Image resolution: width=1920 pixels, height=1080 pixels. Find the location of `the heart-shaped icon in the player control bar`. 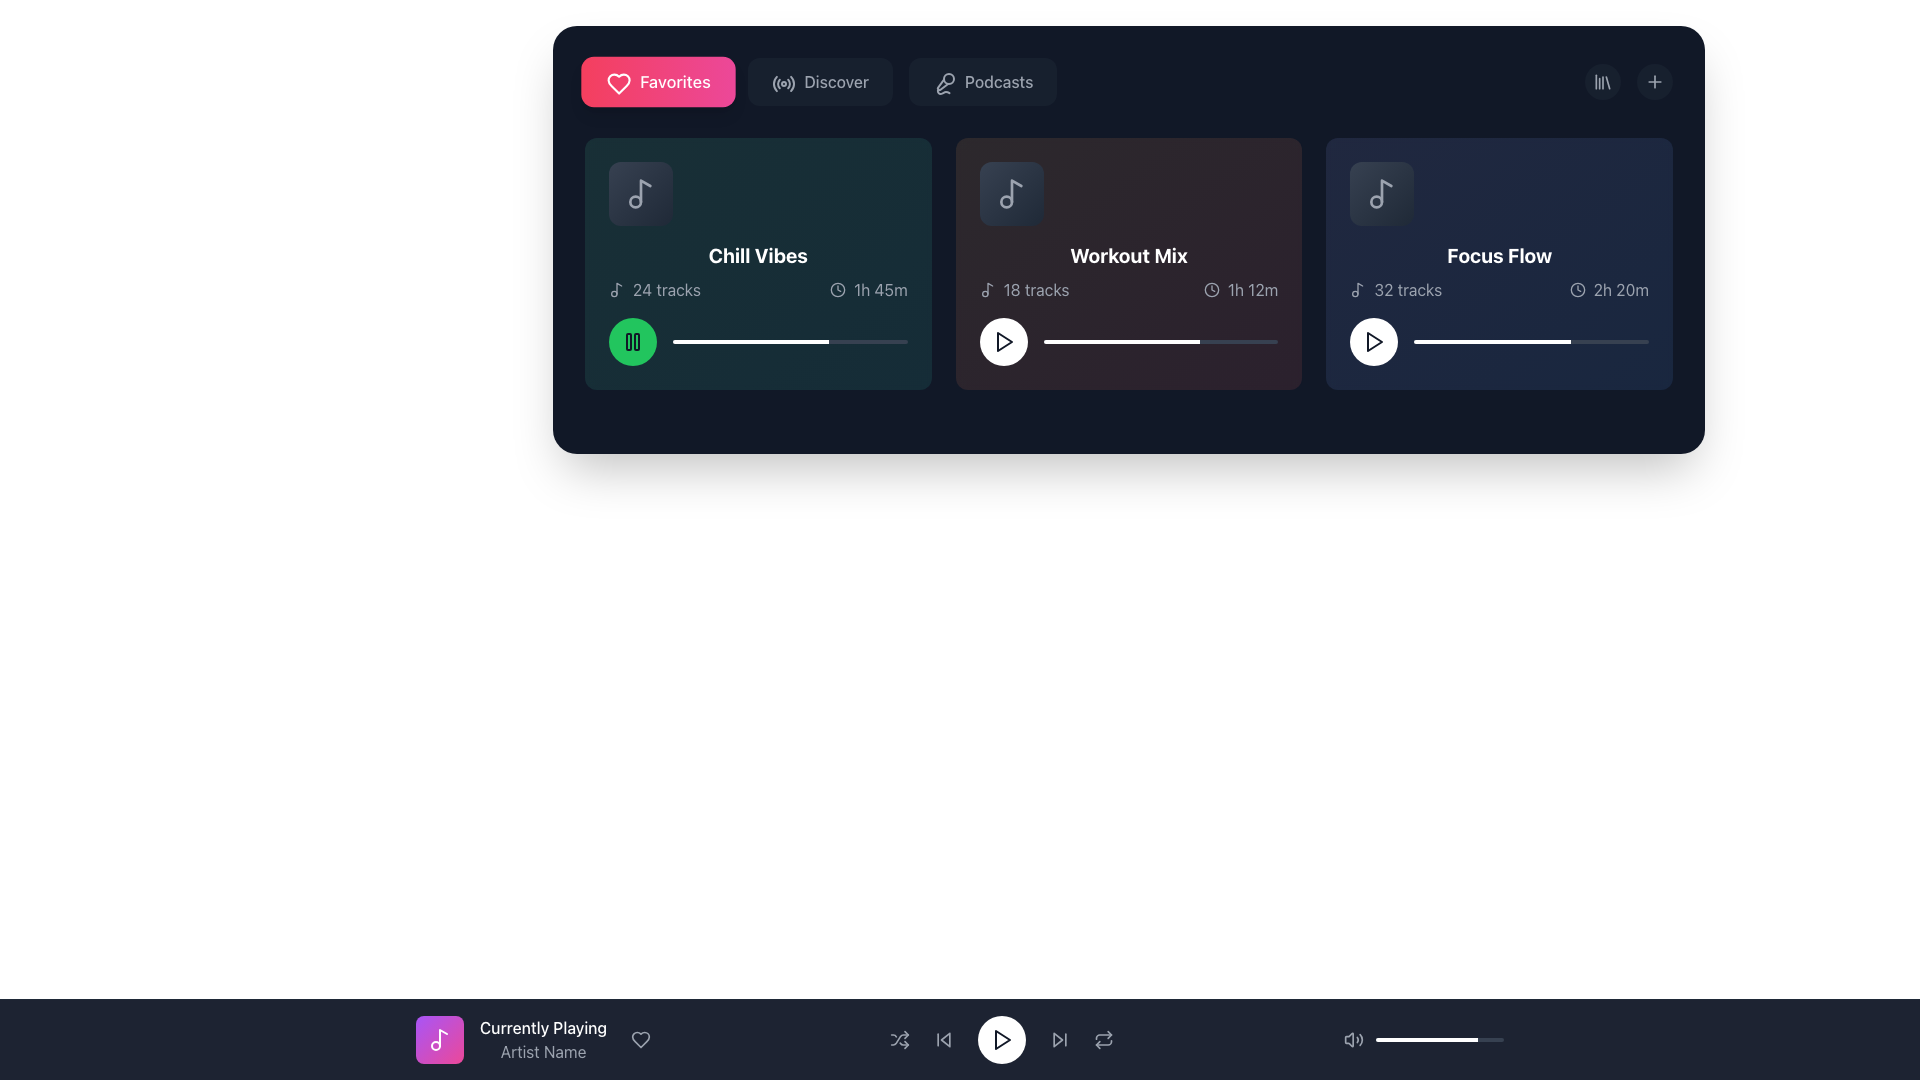

the heart-shaped icon in the player control bar is located at coordinates (641, 1039).